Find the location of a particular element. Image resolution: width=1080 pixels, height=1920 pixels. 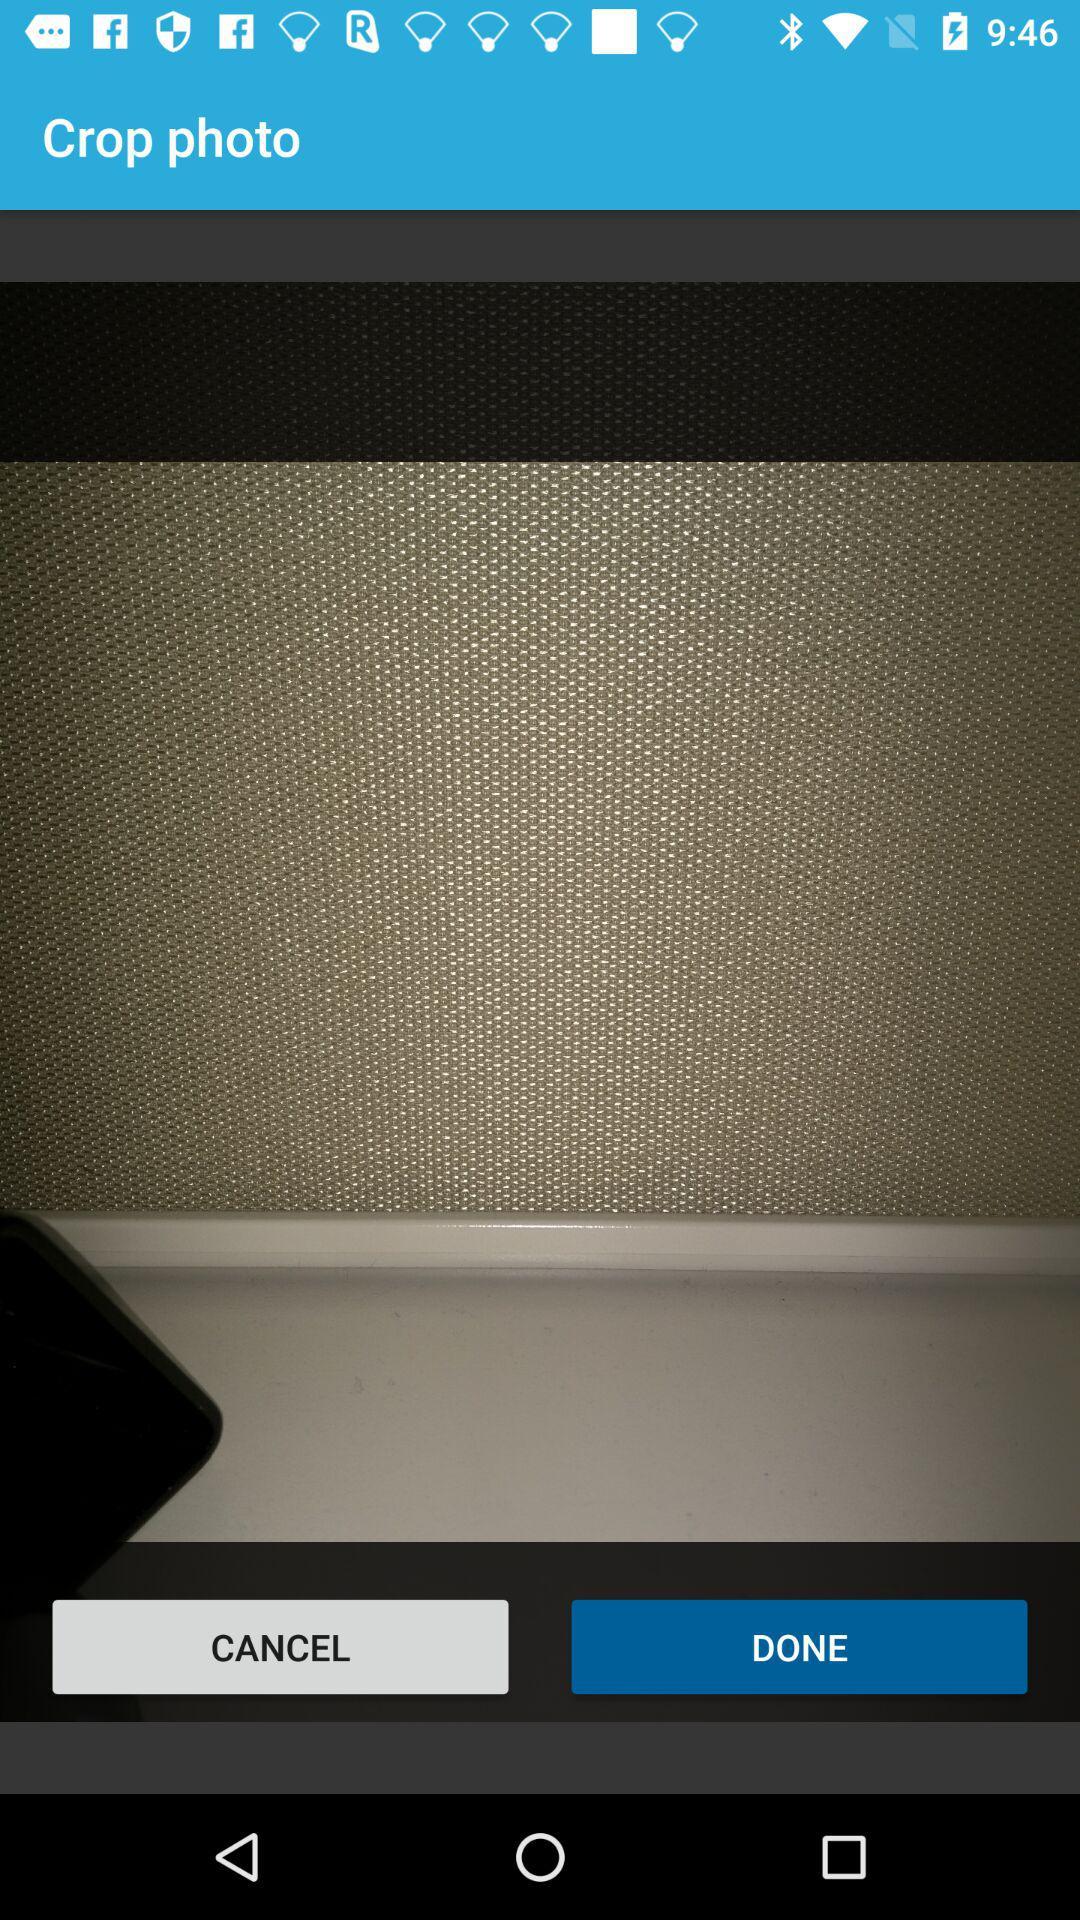

item next to the cancel is located at coordinates (798, 1646).